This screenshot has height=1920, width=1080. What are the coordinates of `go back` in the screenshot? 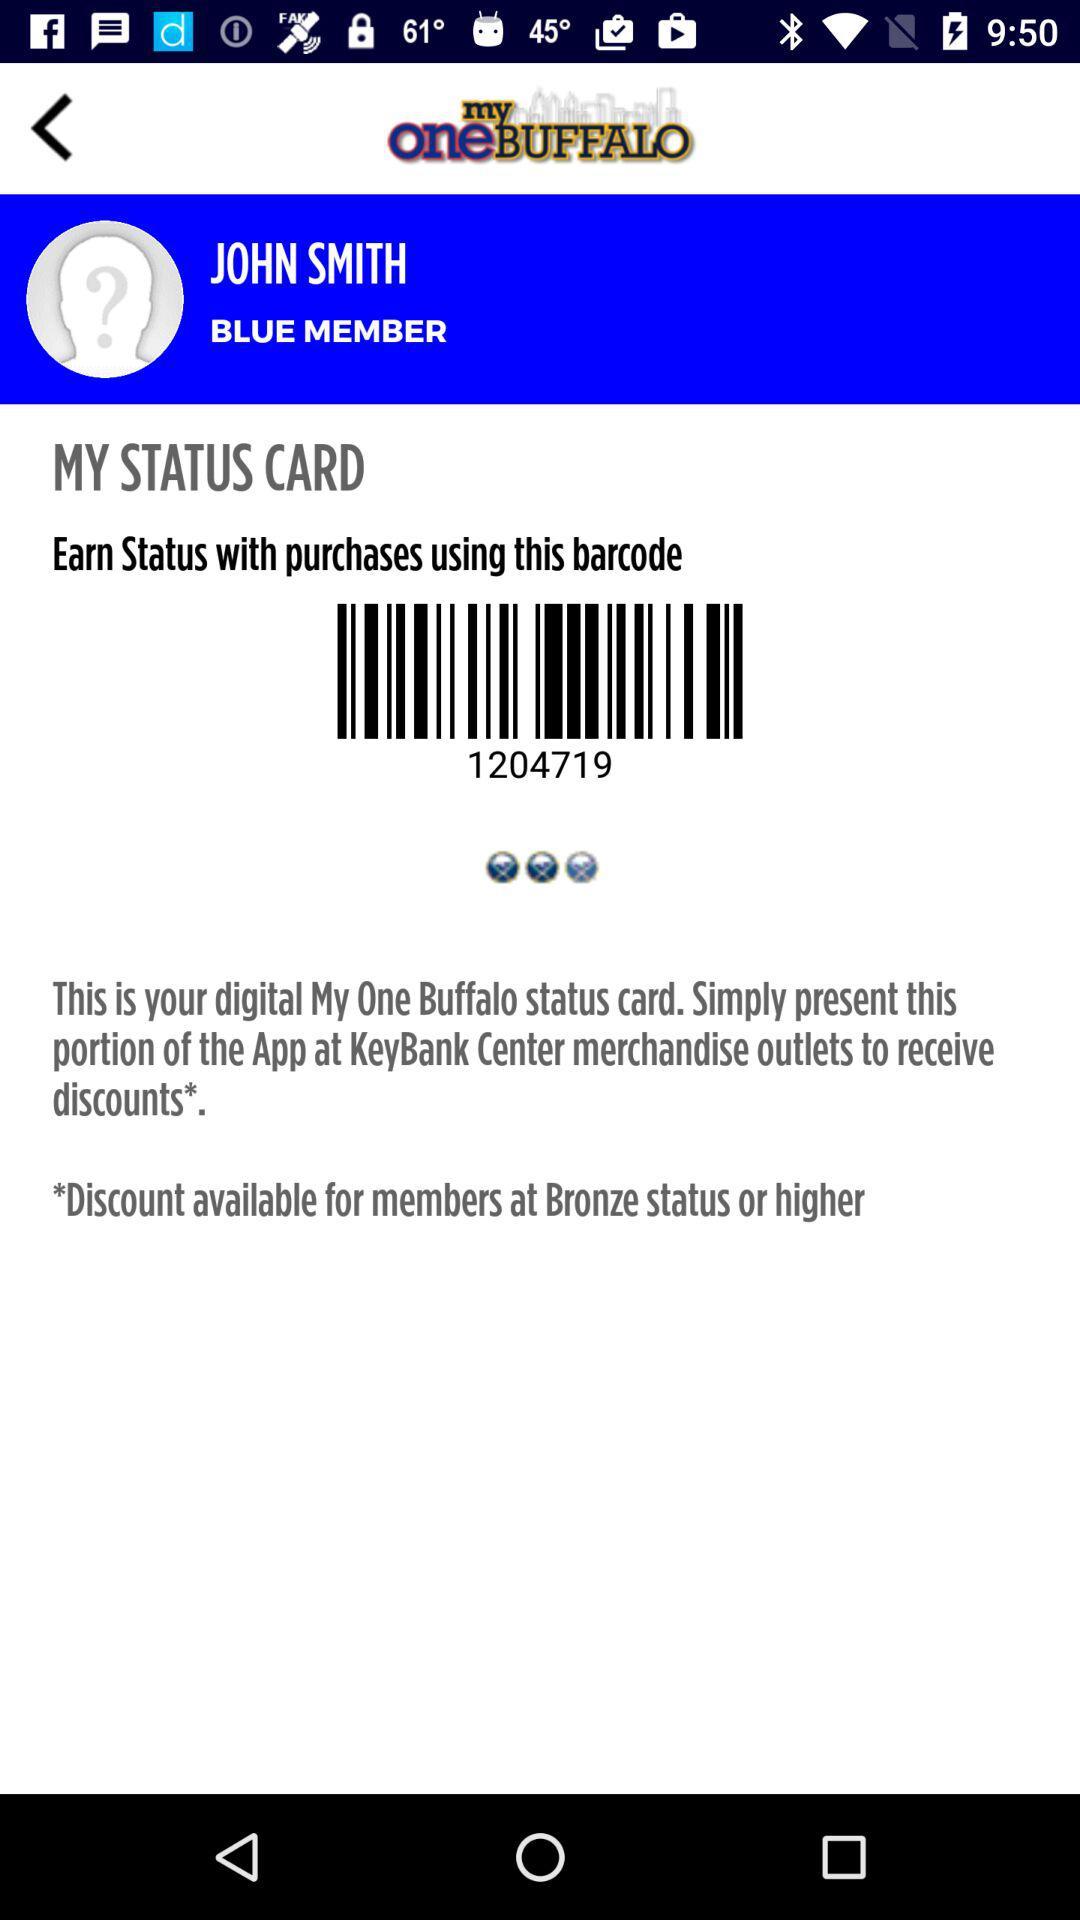 It's located at (51, 127).